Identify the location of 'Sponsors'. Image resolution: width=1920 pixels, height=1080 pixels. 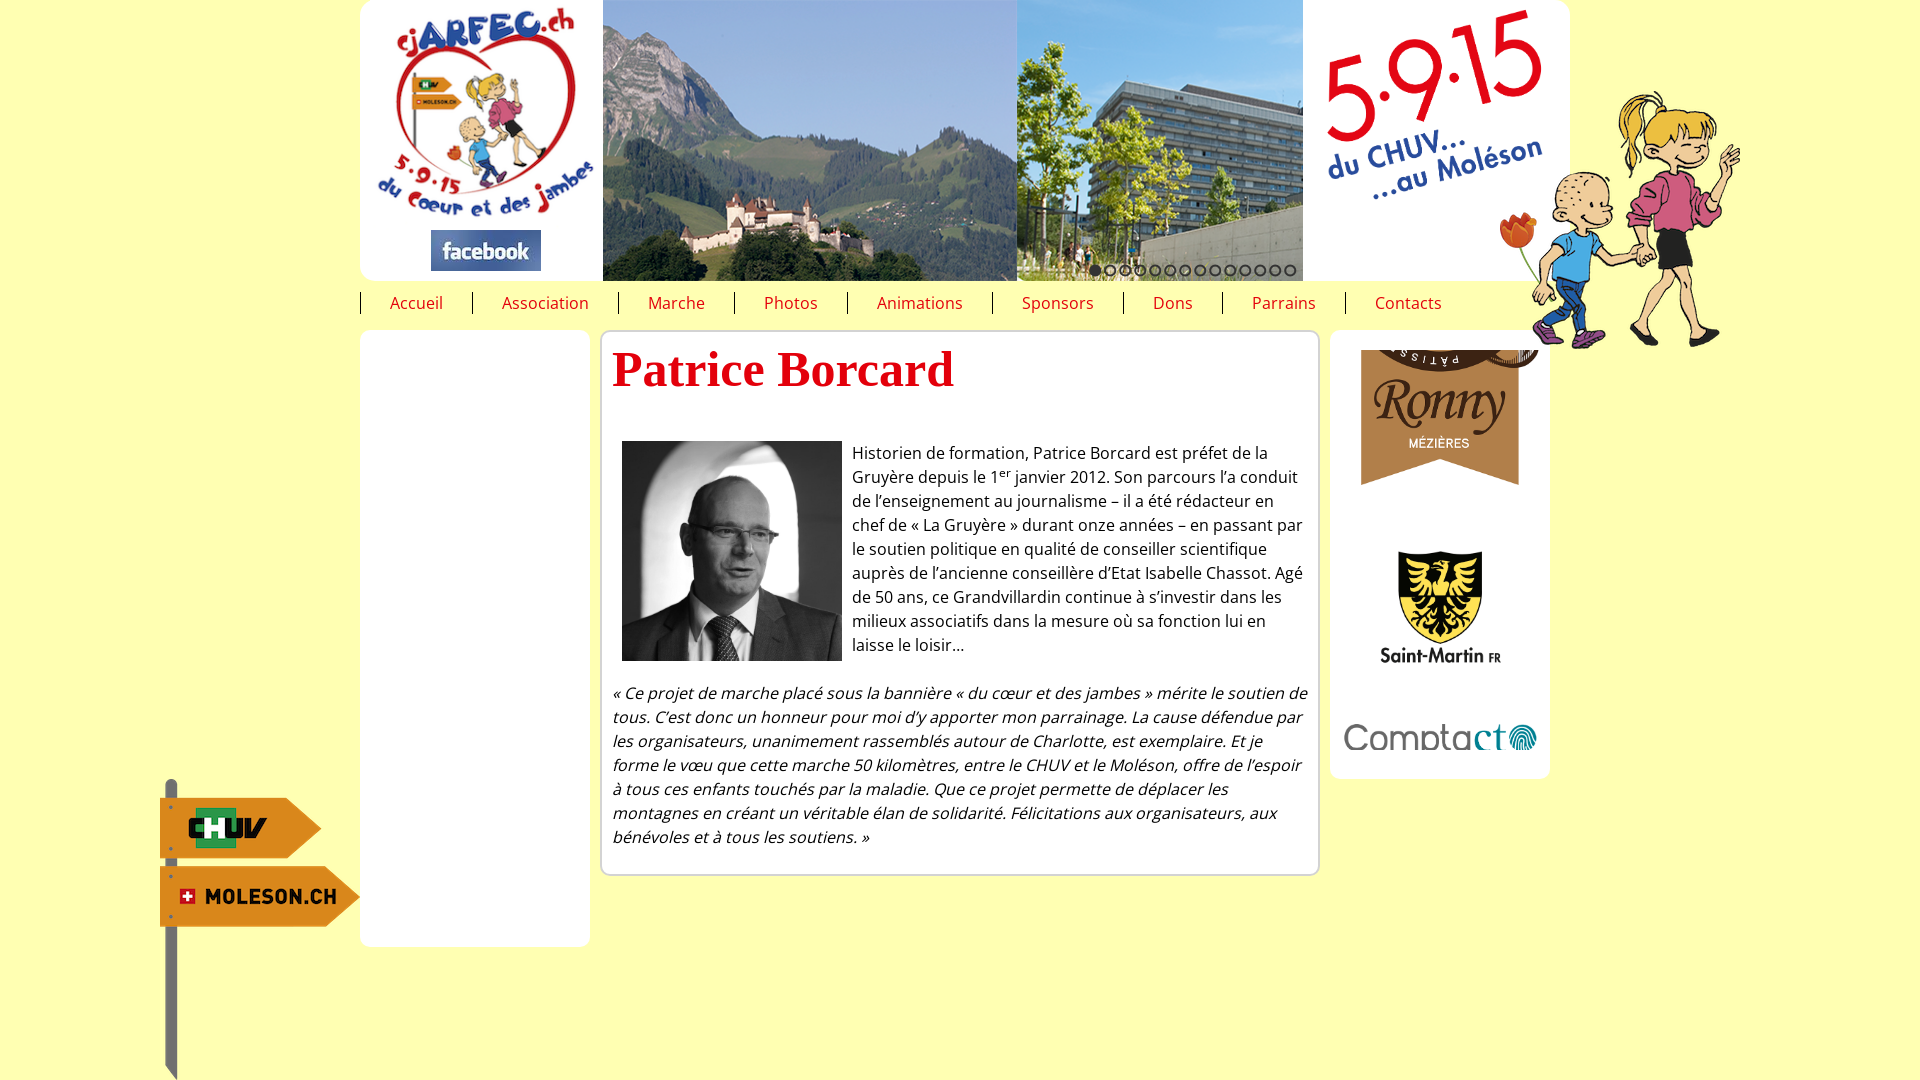
(1056, 303).